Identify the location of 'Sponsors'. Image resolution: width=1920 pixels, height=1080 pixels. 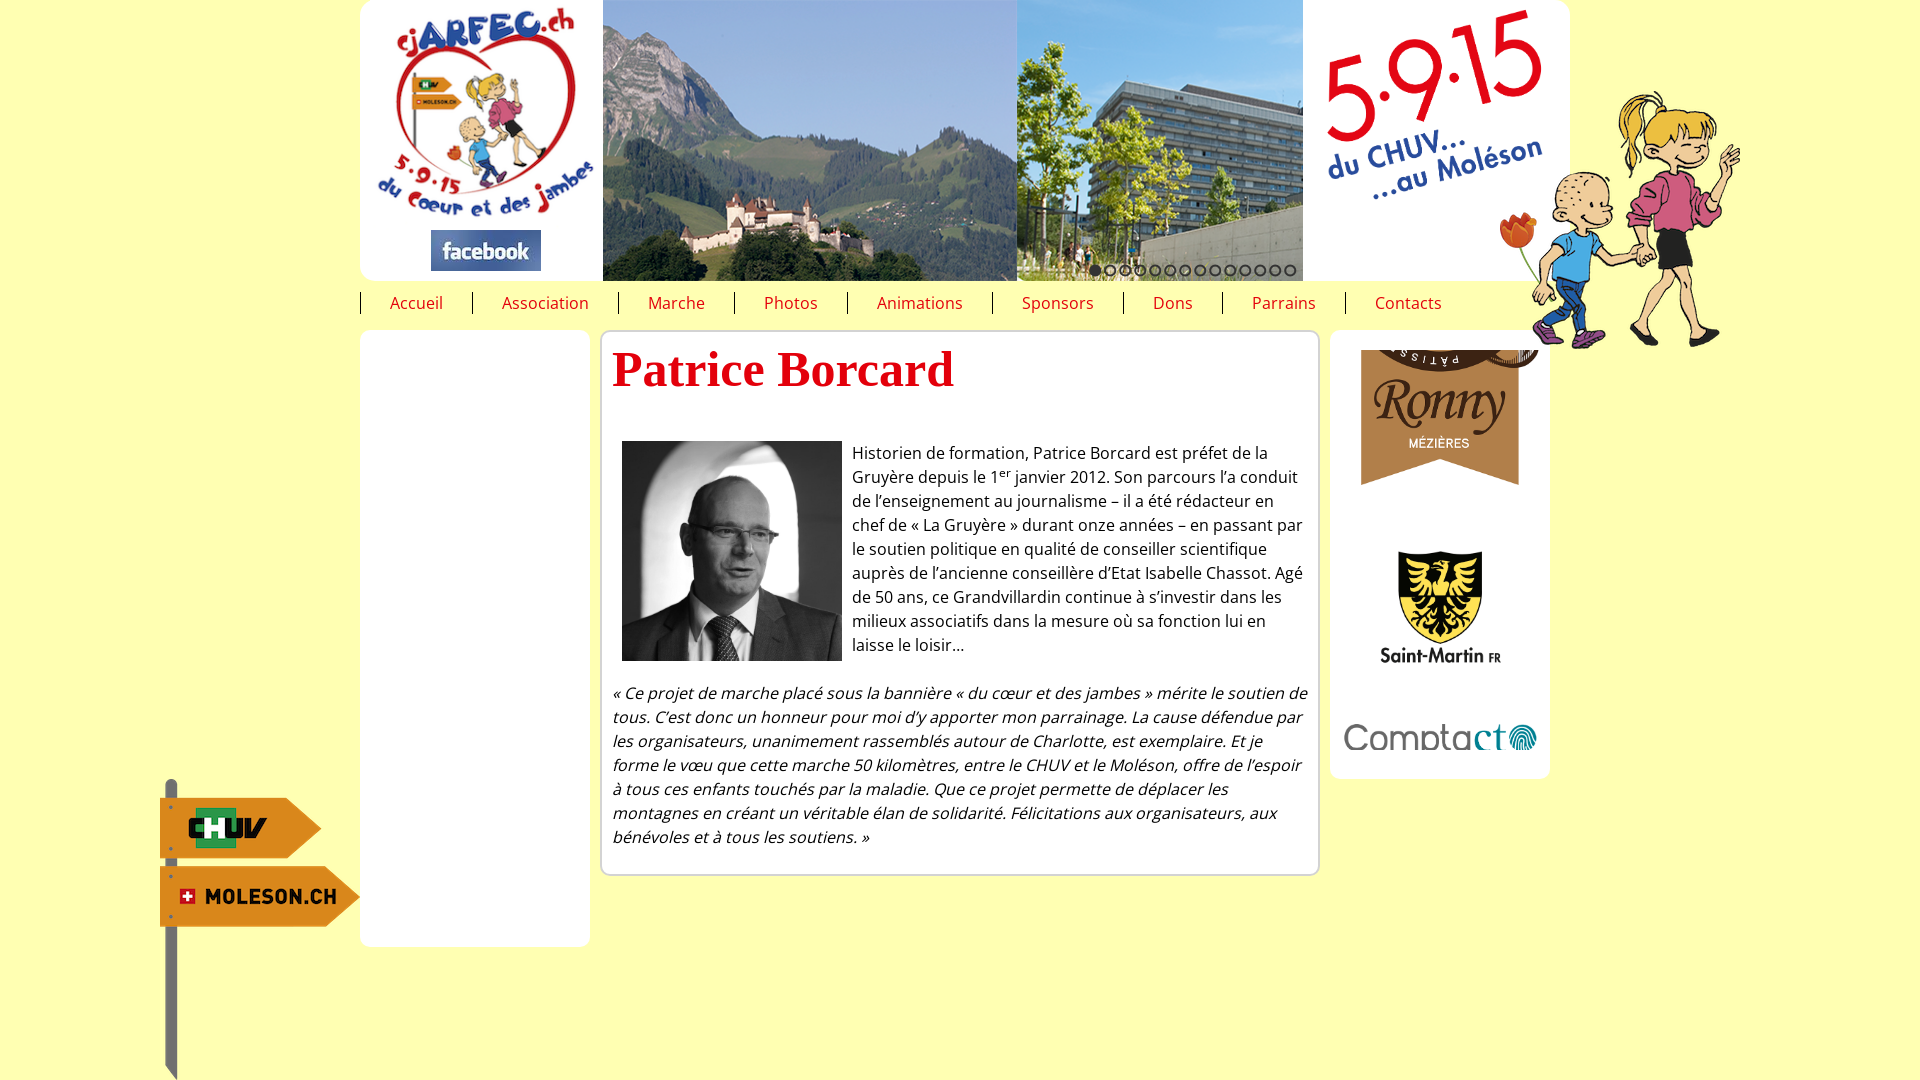
(1056, 303).